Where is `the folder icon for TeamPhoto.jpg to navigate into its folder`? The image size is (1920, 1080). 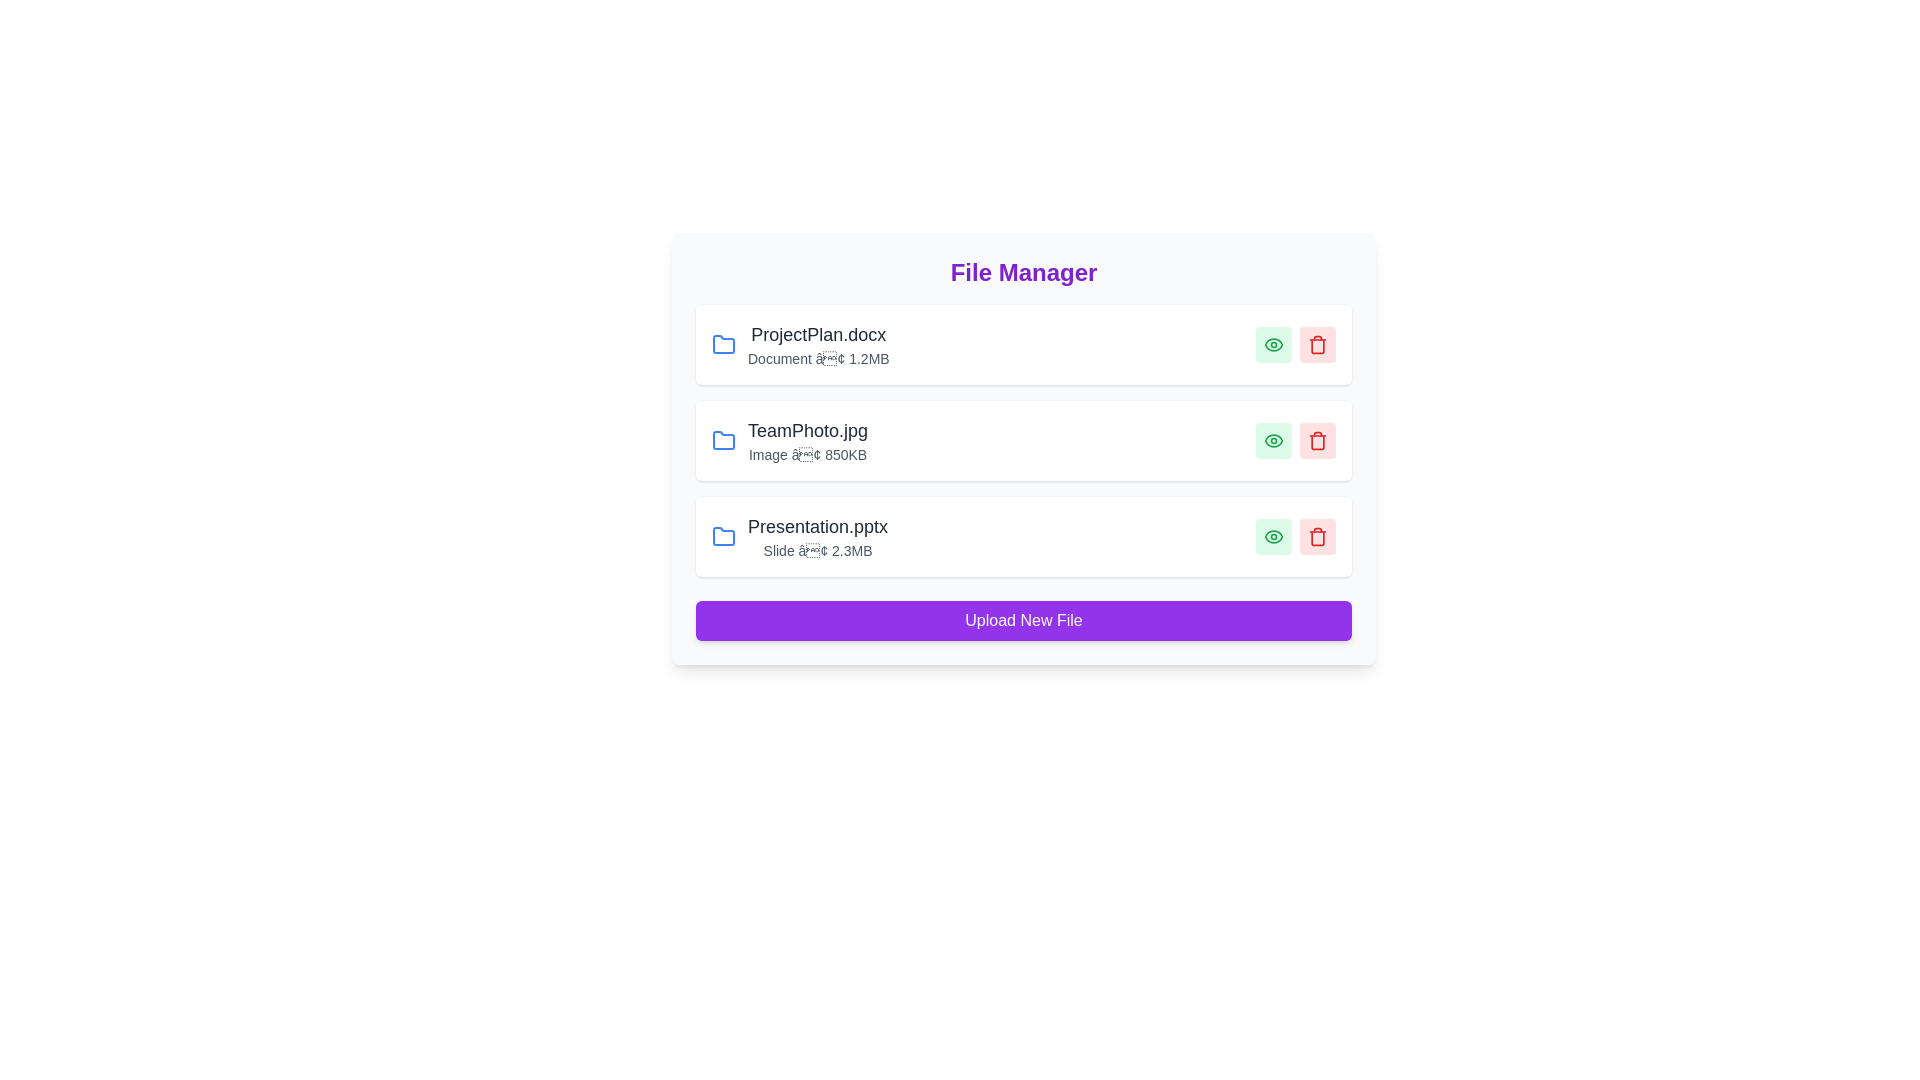 the folder icon for TeamPhoto.jpg to navigate into its folder is located at coordinates (723, 439).